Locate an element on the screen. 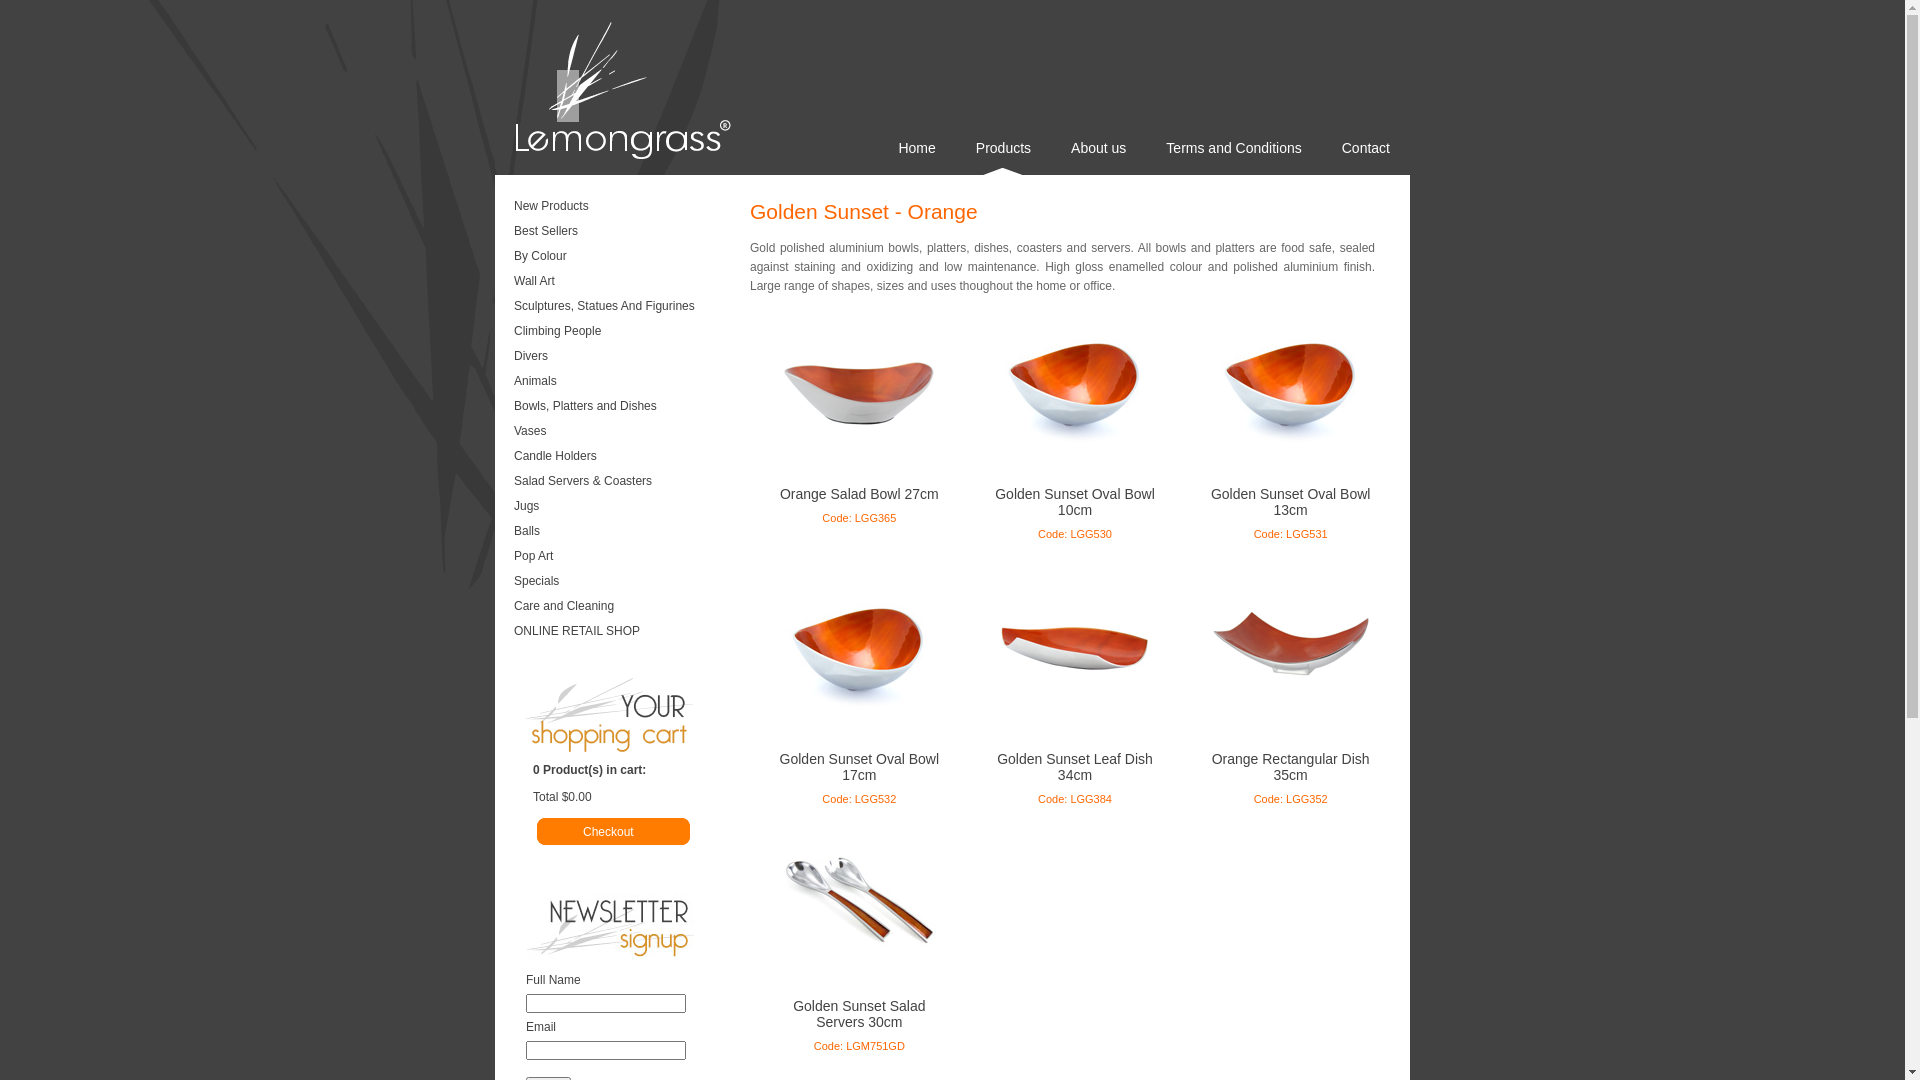 Image resolution: width=1920 pixels, height=1080 pixels. 'Salad Servers & Coasters' is located at coordinates (618, 482).